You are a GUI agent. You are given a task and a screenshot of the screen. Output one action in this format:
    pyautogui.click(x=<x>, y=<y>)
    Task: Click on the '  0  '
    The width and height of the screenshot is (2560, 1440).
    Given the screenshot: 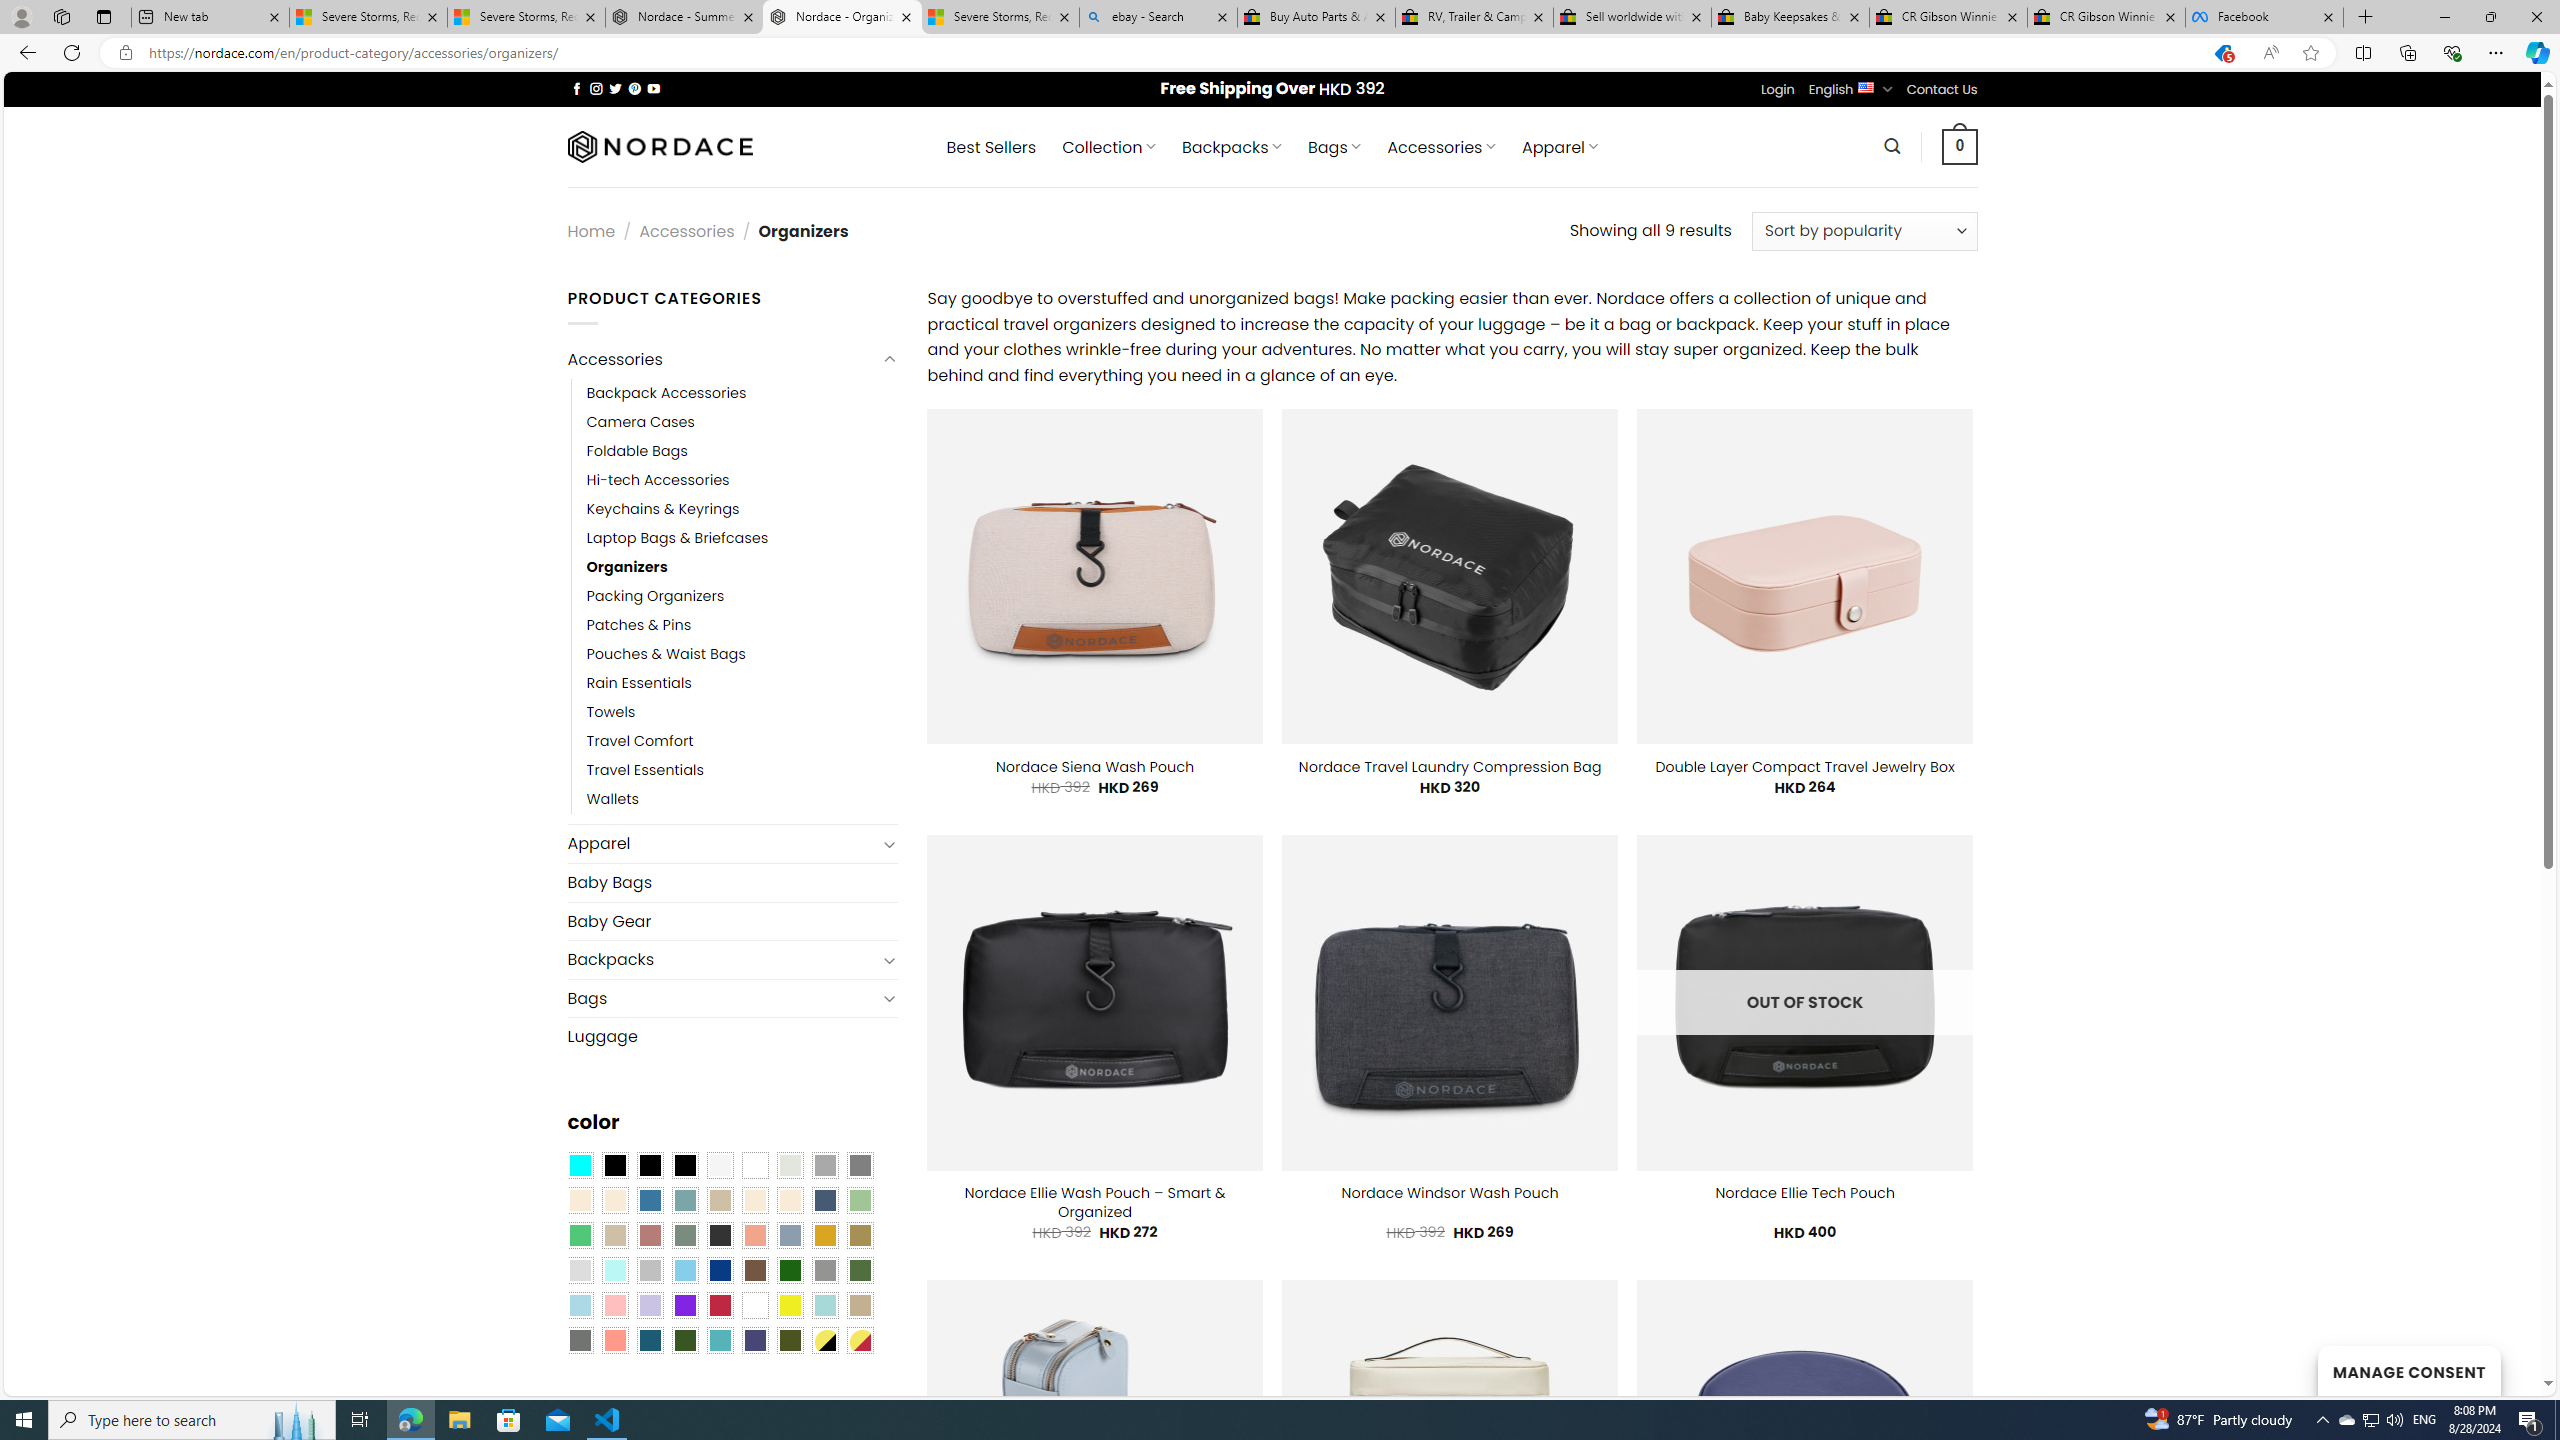 What is the action you would take?
    pyautogui.click(x=1960, y=145)
    